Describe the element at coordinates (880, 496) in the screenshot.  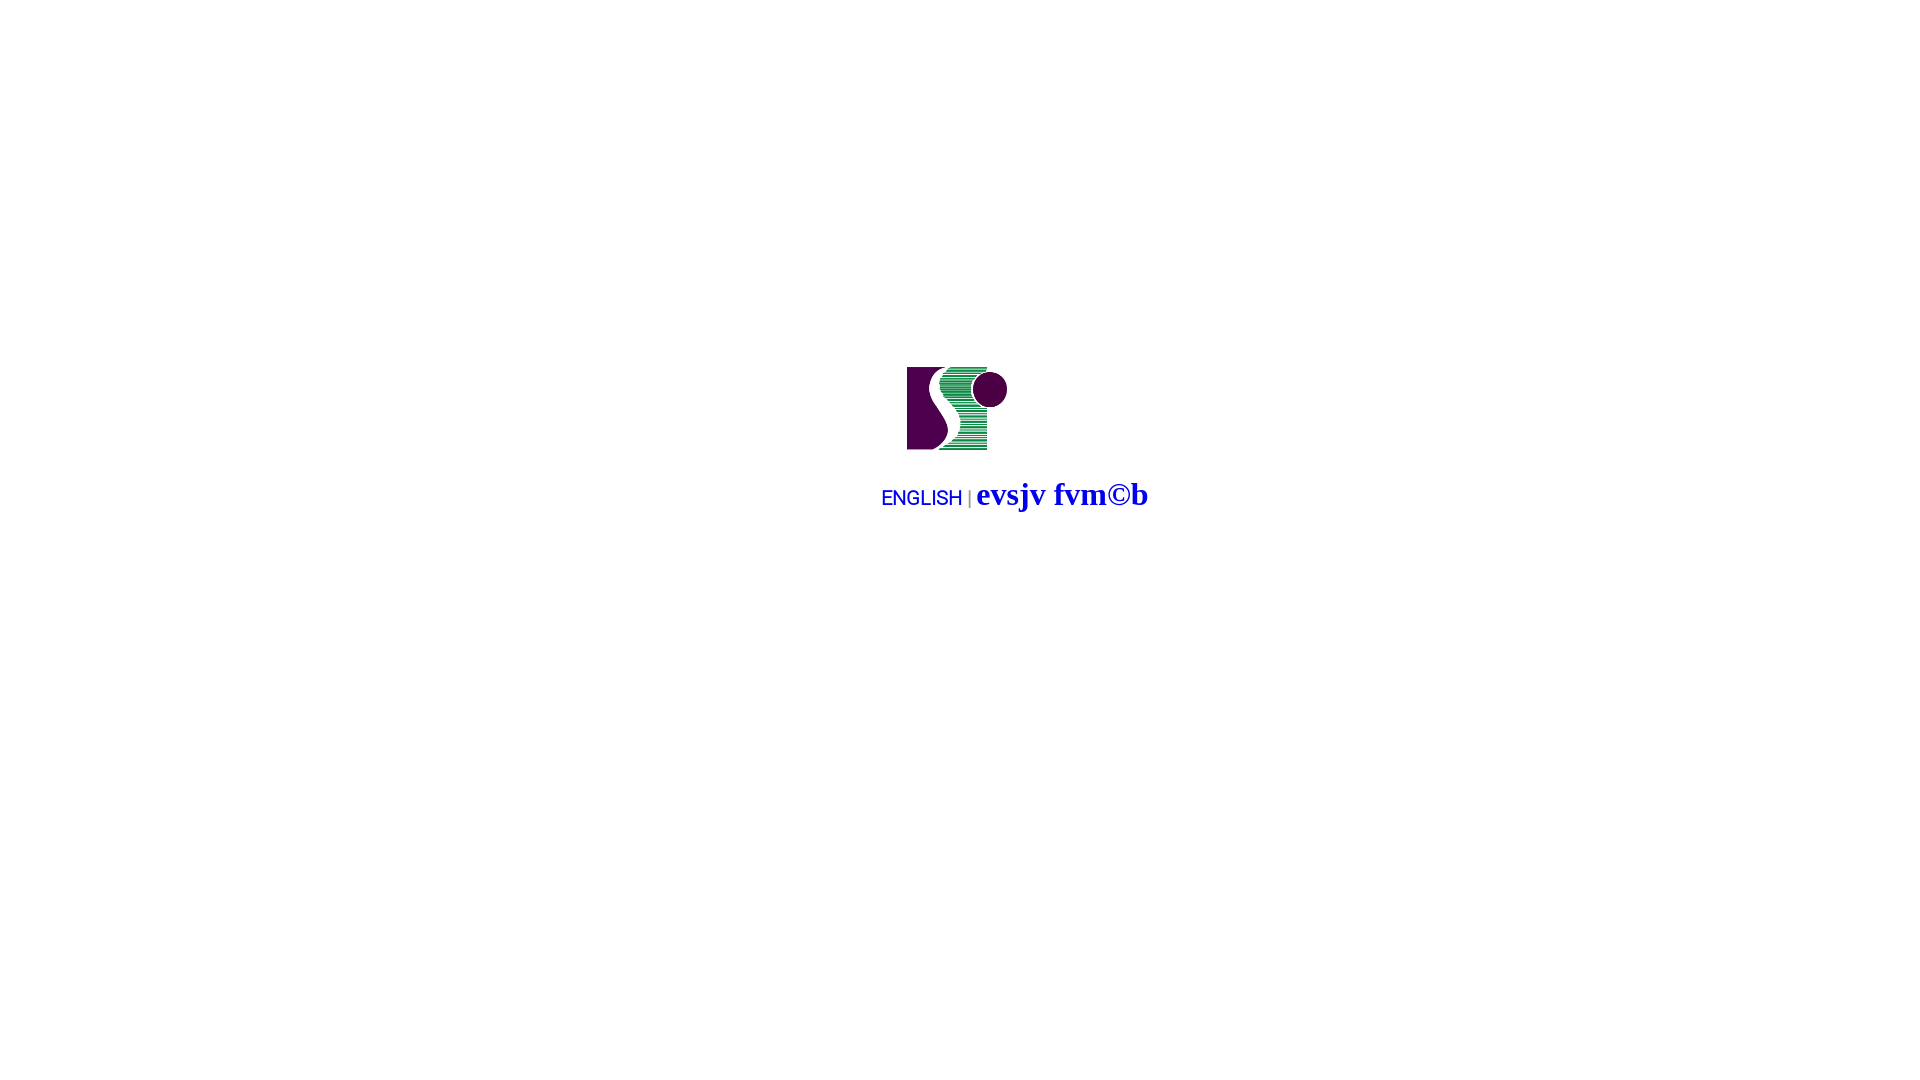
I see `'ENGLISH'` at that location.